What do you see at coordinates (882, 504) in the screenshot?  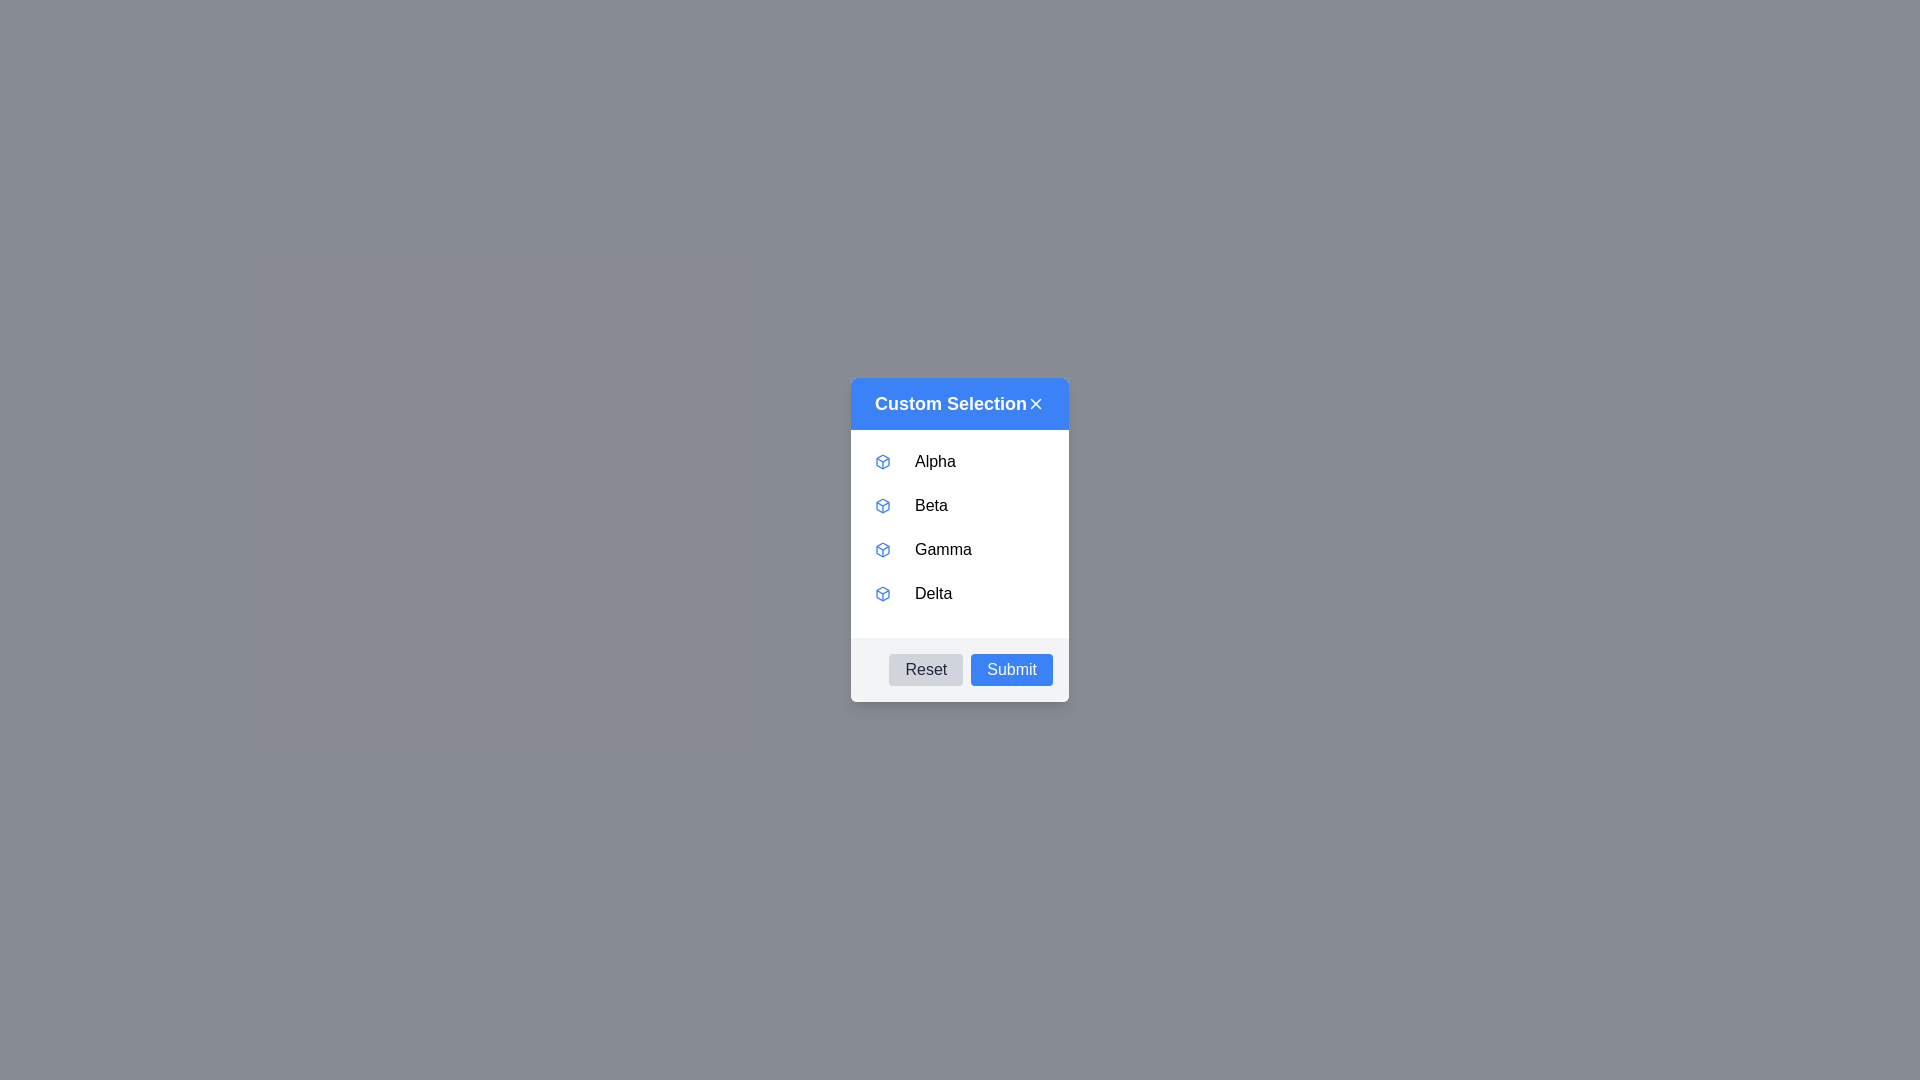 I see `the 'Beta' icon located` at bounding box center [882, 504].